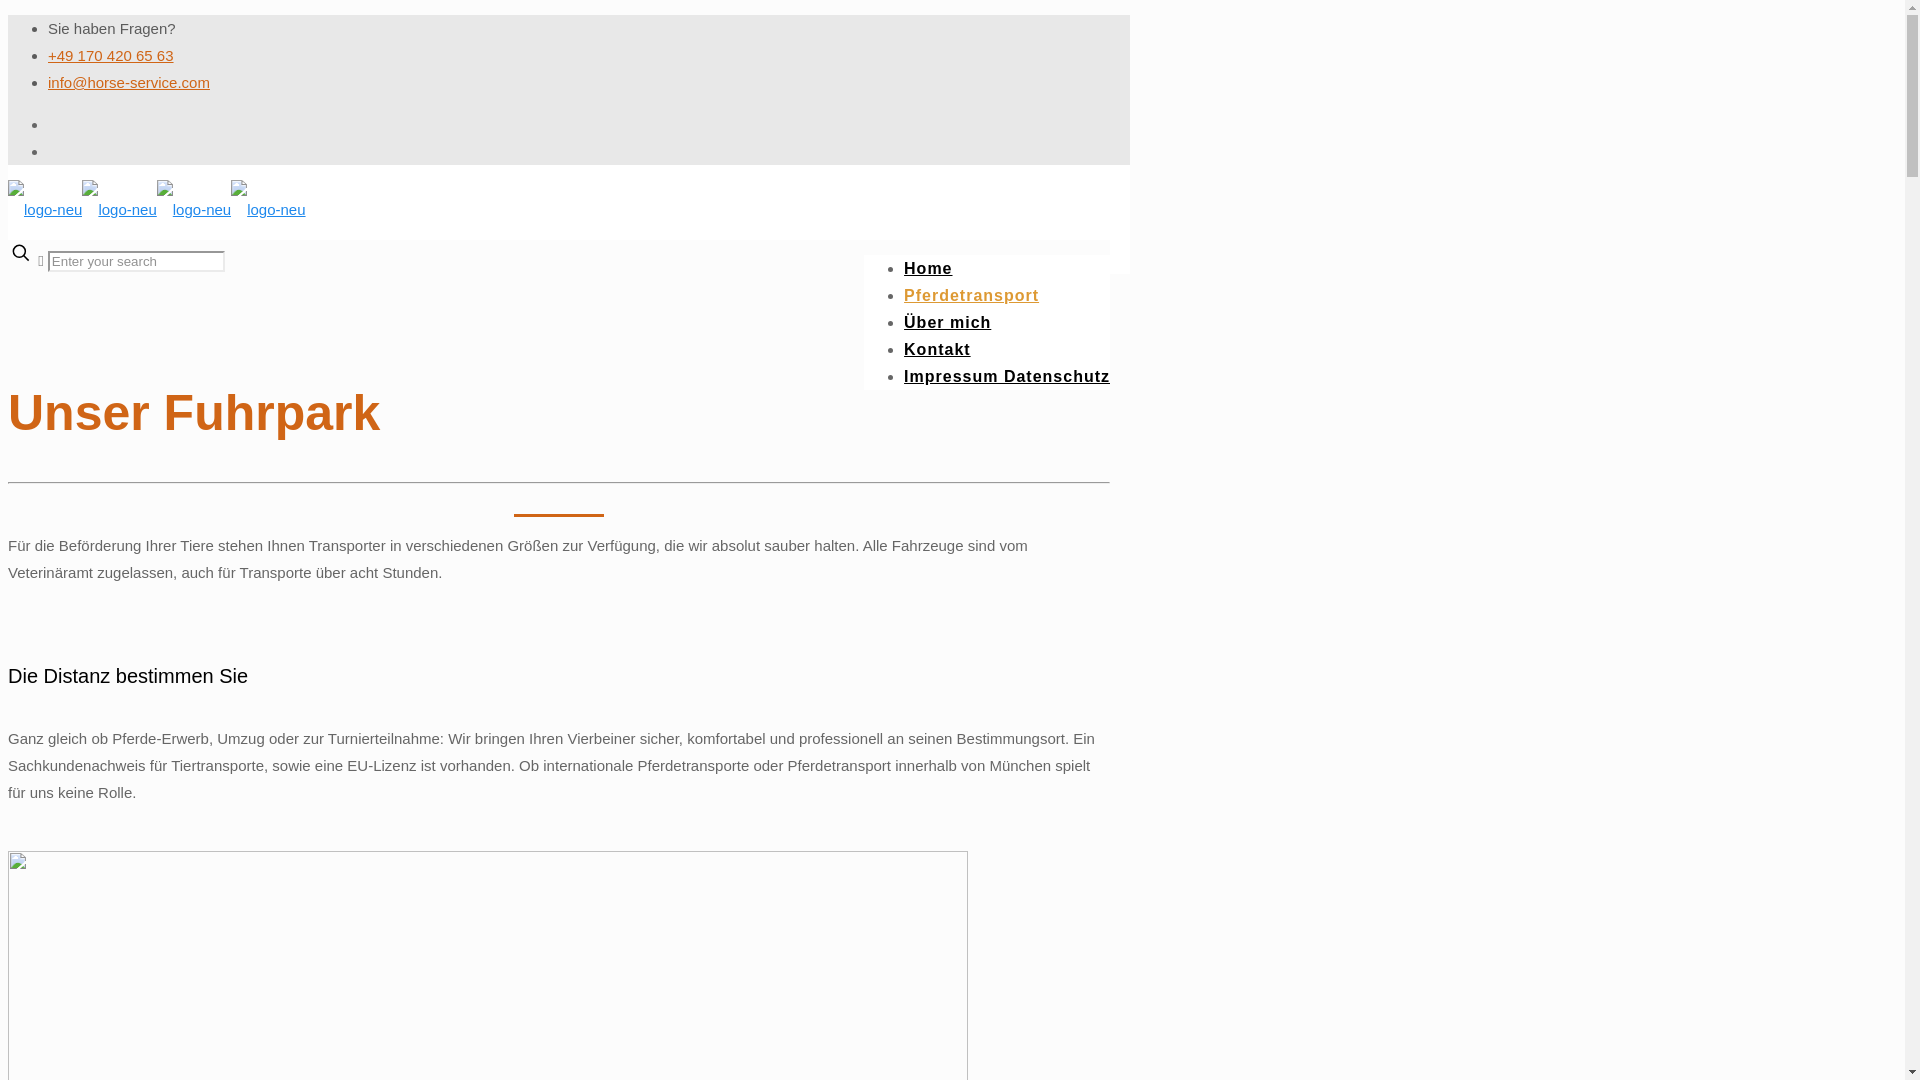 The width and height of the screenshot is (1920, 1080). I want to click on 'Pferdetransport', so click(971, 295).